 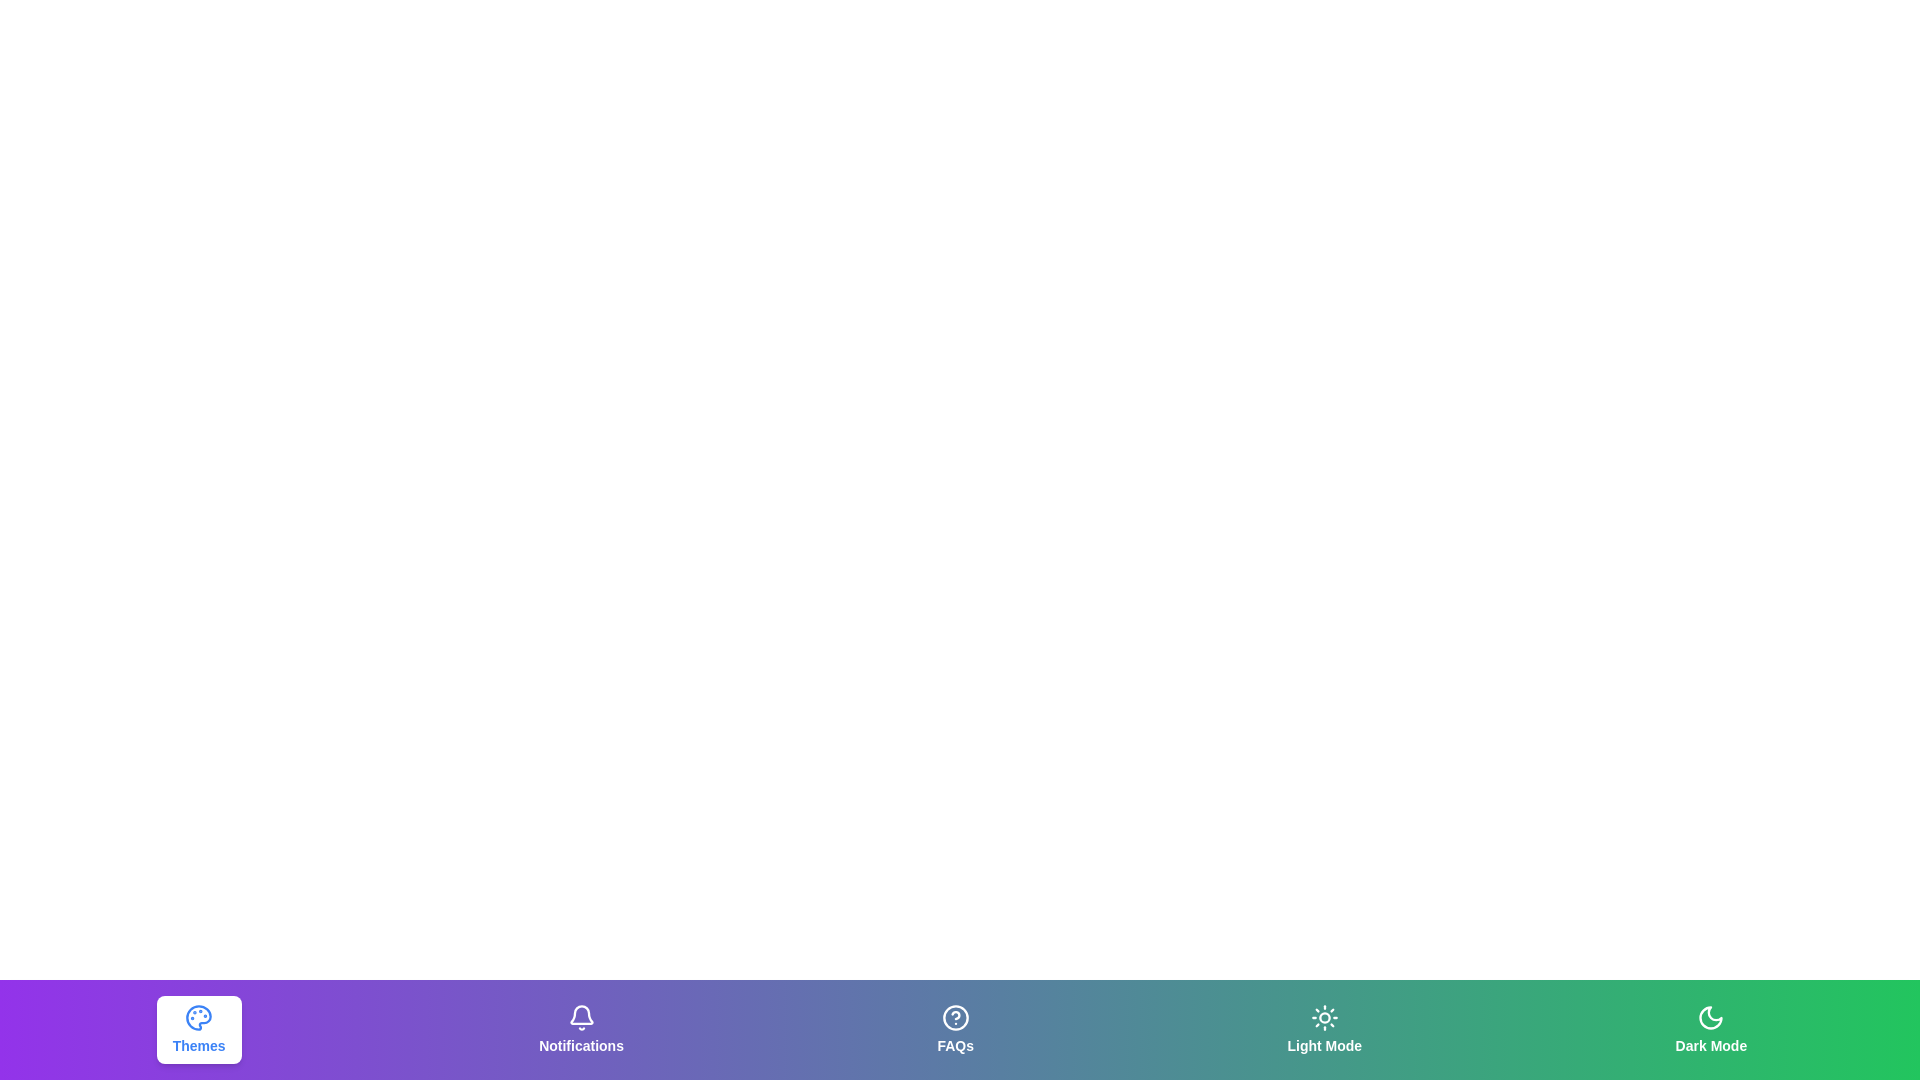 I want to click on the tab labeled FAQs to select it, so click(x=954, y=1029).